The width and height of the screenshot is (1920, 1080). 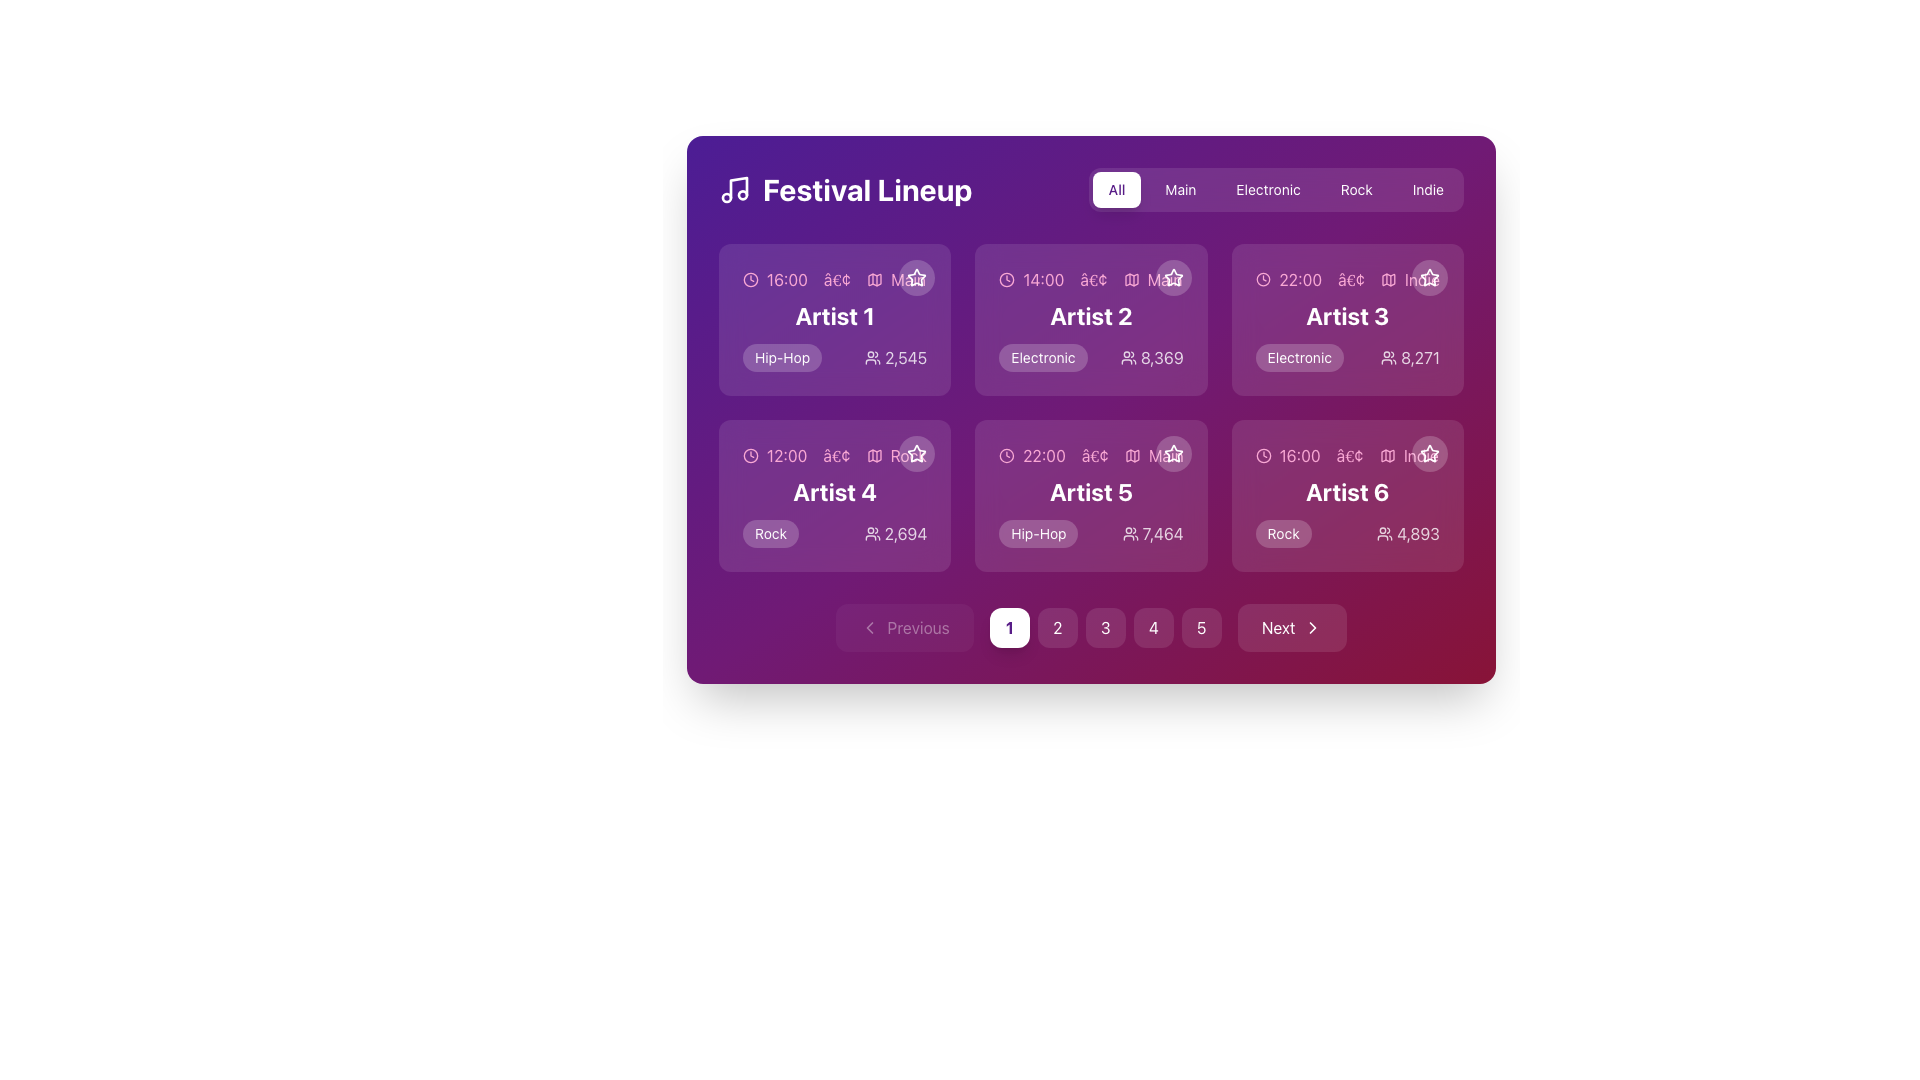 I want to click on the star-shaped icon outlined with a thin stroke located at the top-right corner of the card labeled 'Artist 6' in the bottom-right corner of the grid display, so click(x=1429, y=454).